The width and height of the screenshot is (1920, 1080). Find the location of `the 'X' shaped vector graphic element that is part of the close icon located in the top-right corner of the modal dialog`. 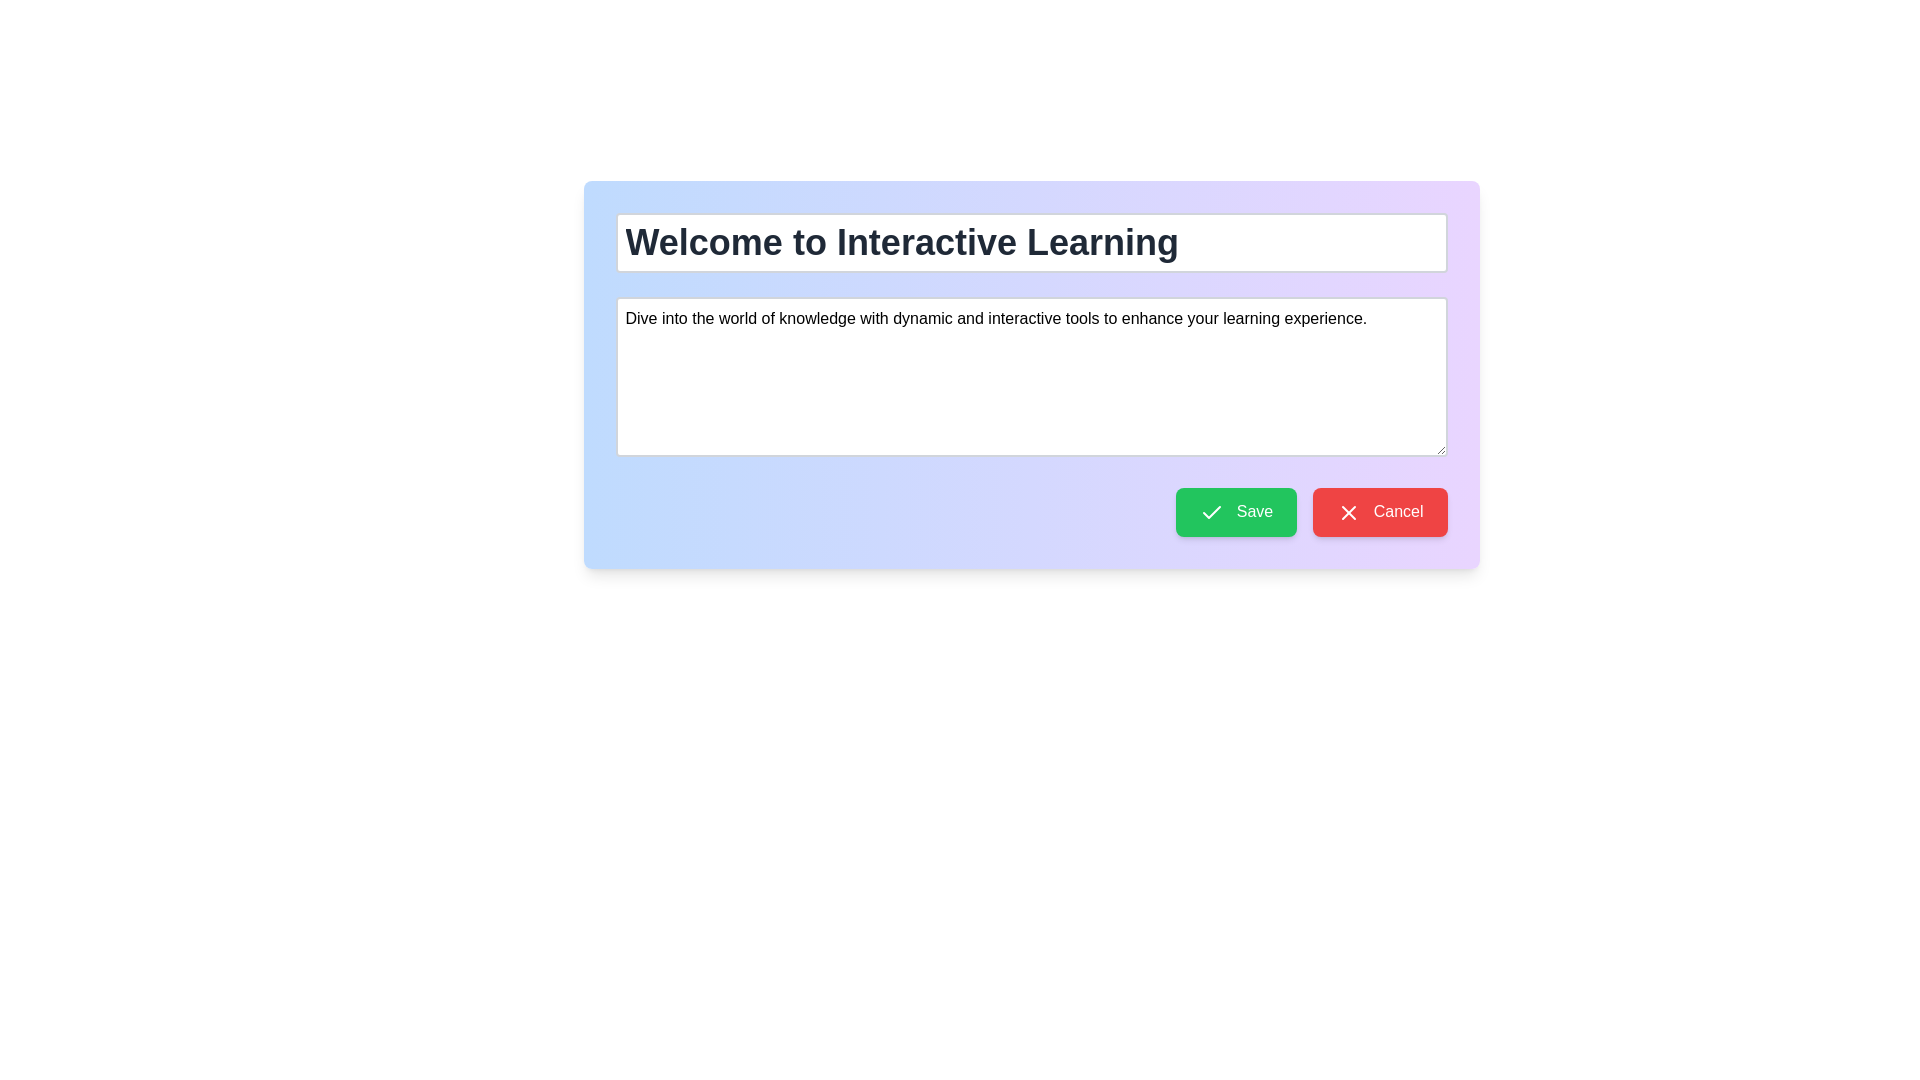

the 'X' shaped vector graphic element that is part of the close icon located in the top-right corner of the modal dialog is located at coordinates (1349, 511).